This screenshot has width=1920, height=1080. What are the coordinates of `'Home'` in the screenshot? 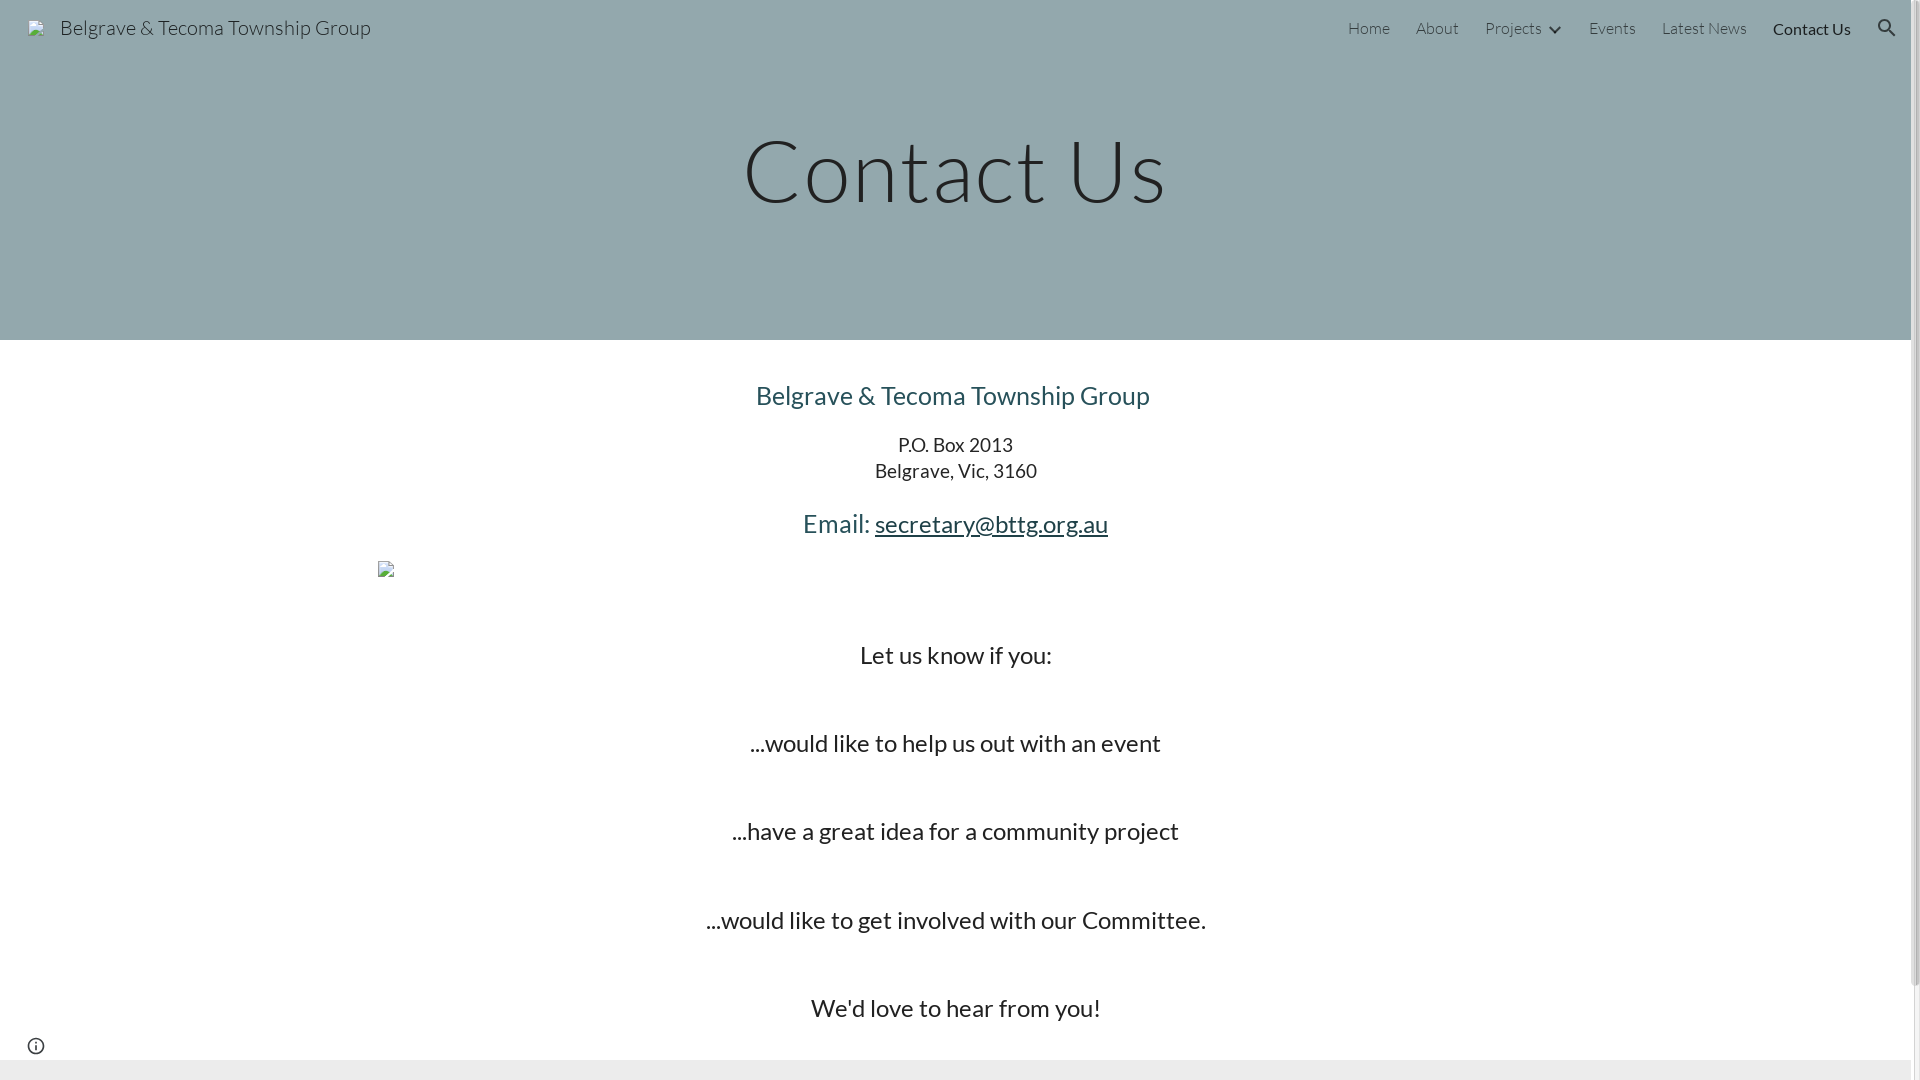 It's located at (1367, 27).